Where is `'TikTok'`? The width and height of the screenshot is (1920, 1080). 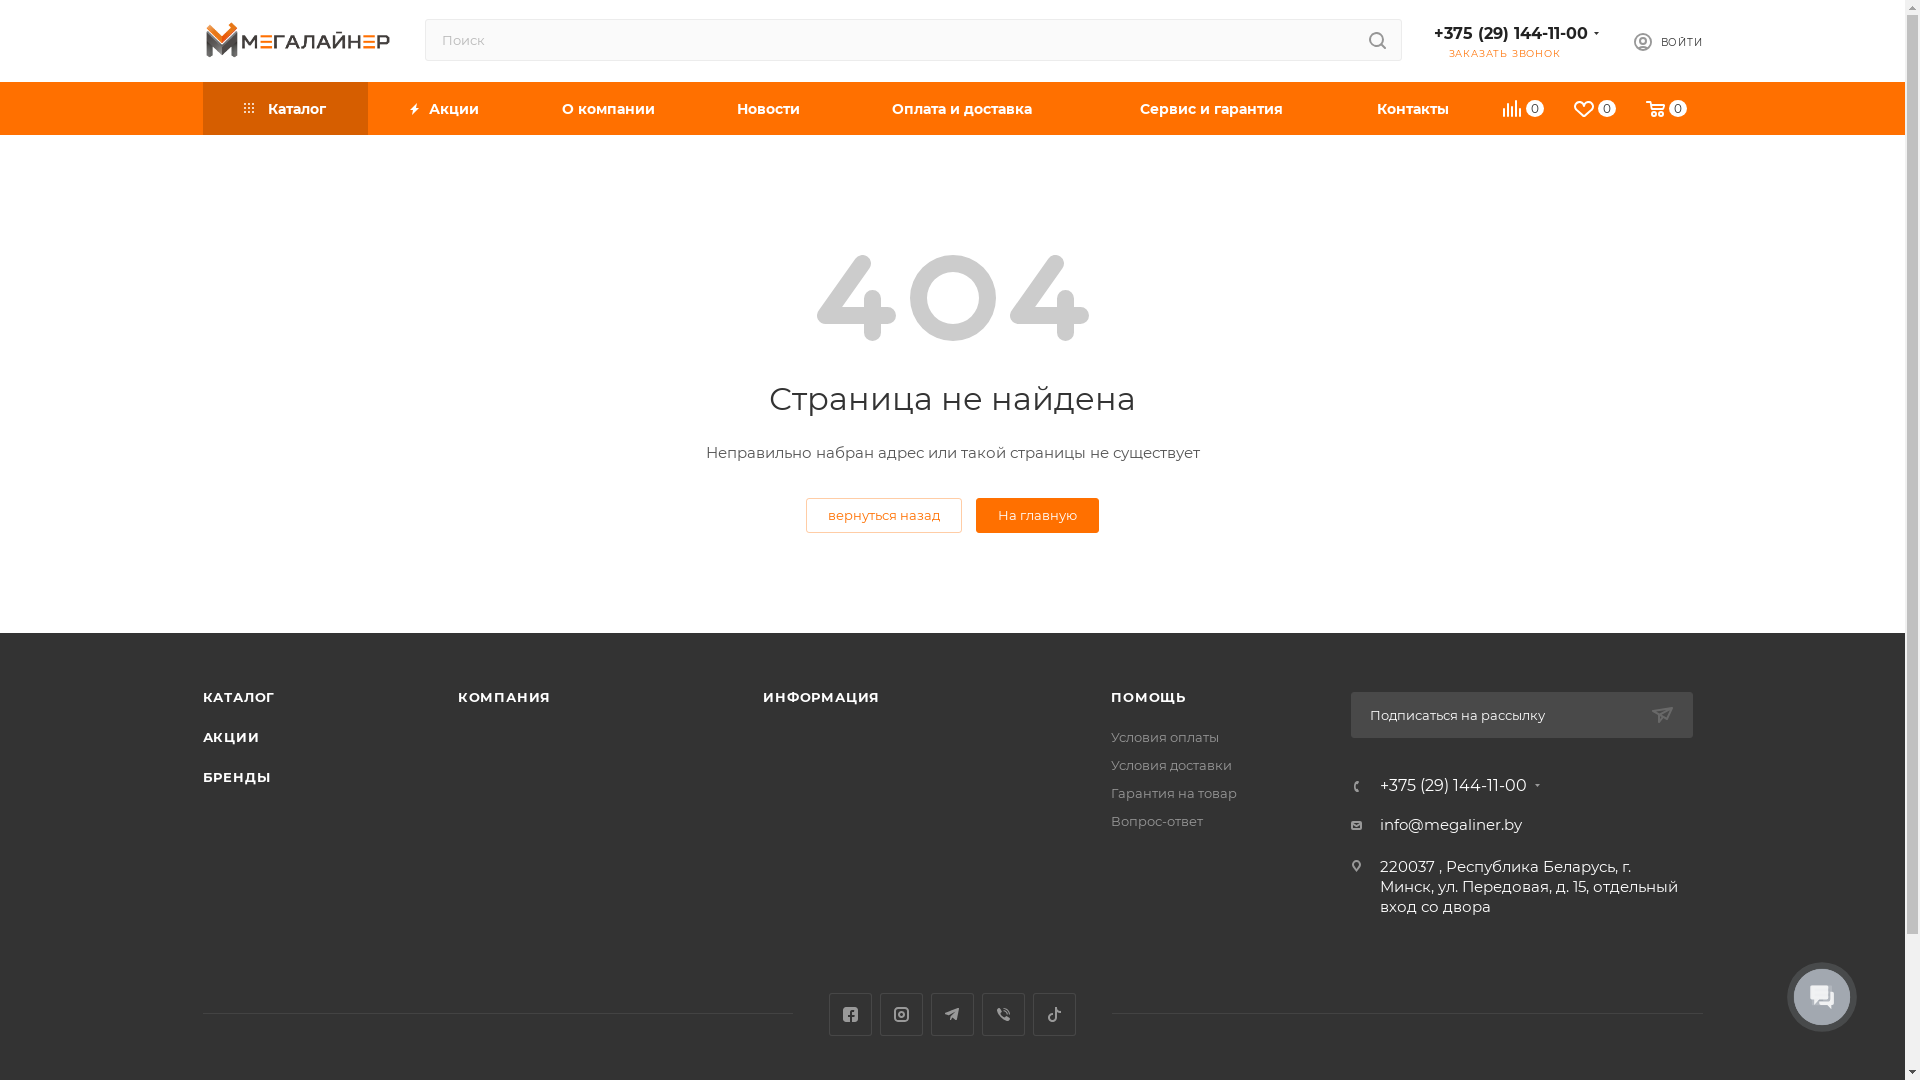 'TikTok' is located at coordinates (1032, 1014).